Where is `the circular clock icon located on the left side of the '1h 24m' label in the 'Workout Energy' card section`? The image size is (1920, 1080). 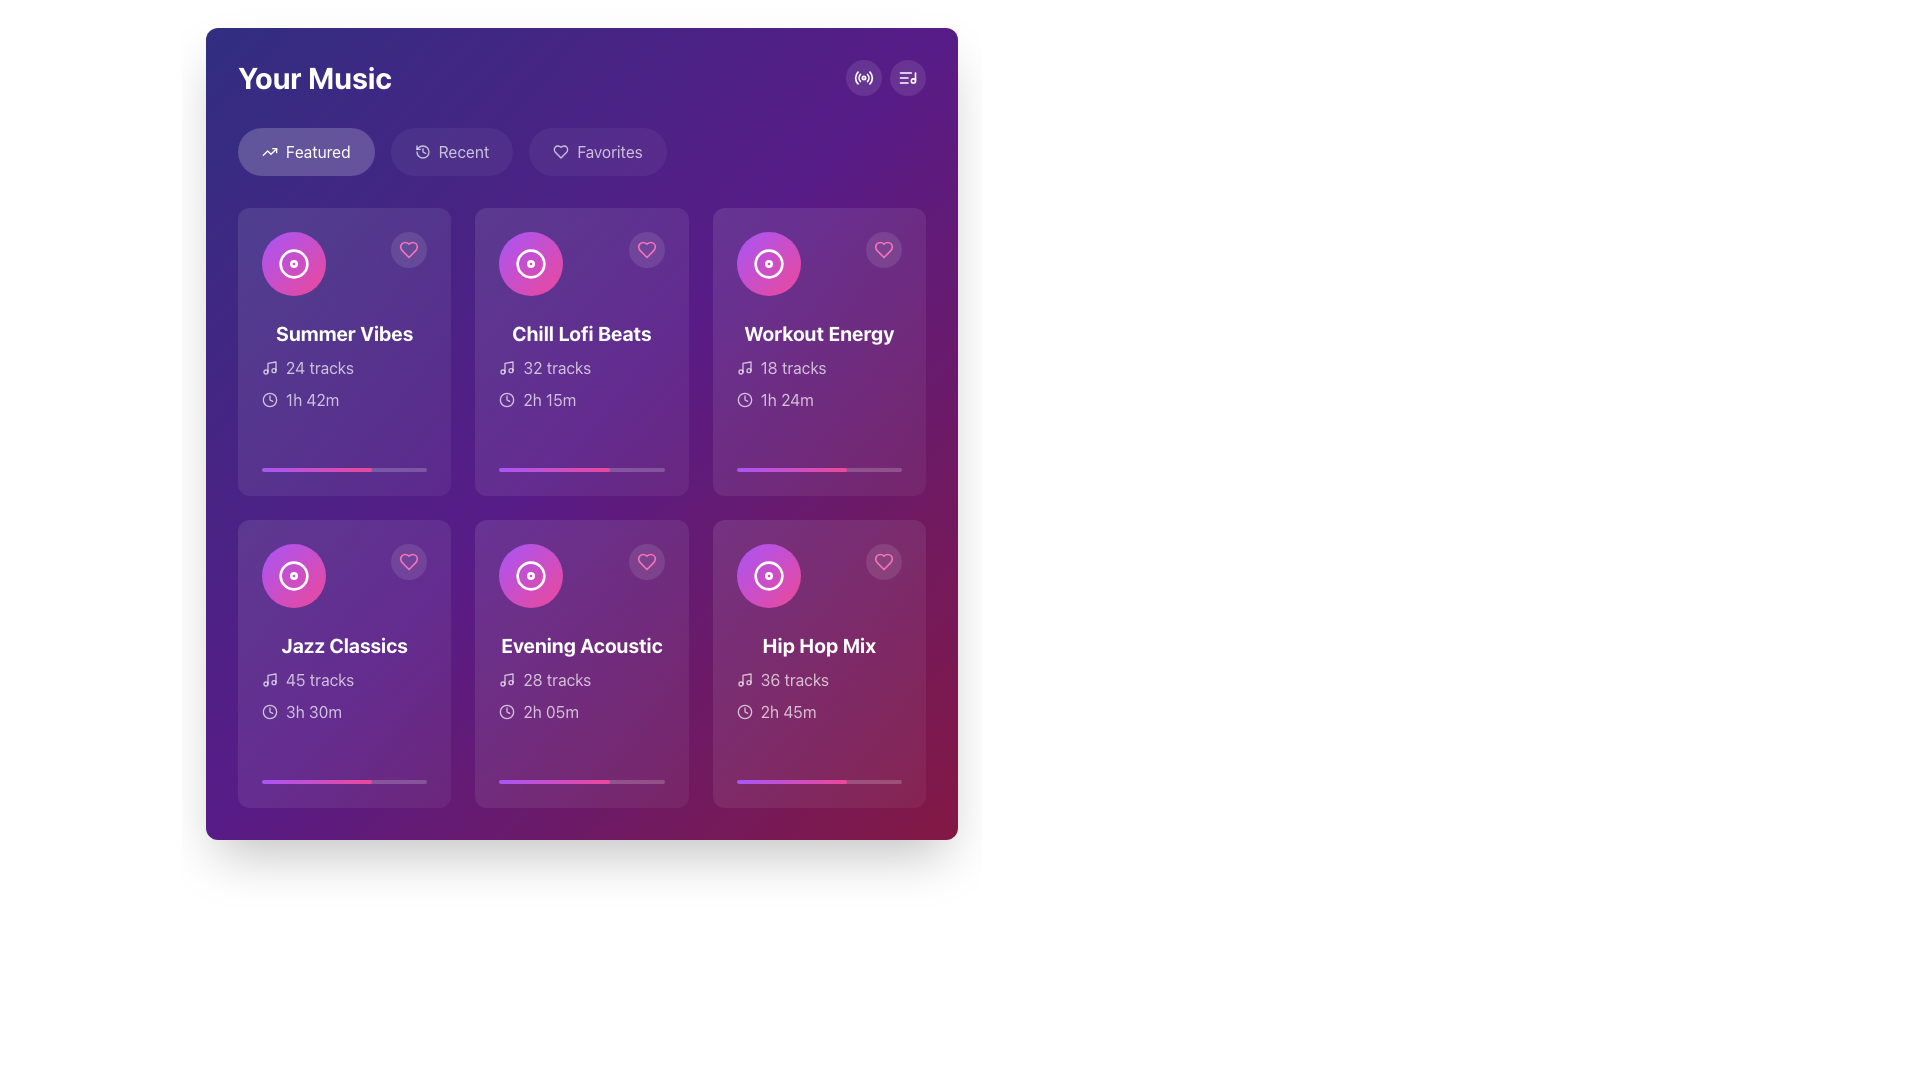 the circular clock icon located on the left side of the '1h 24m' label in the 'Workout Energy' card section is located at coordinates (743, 400).